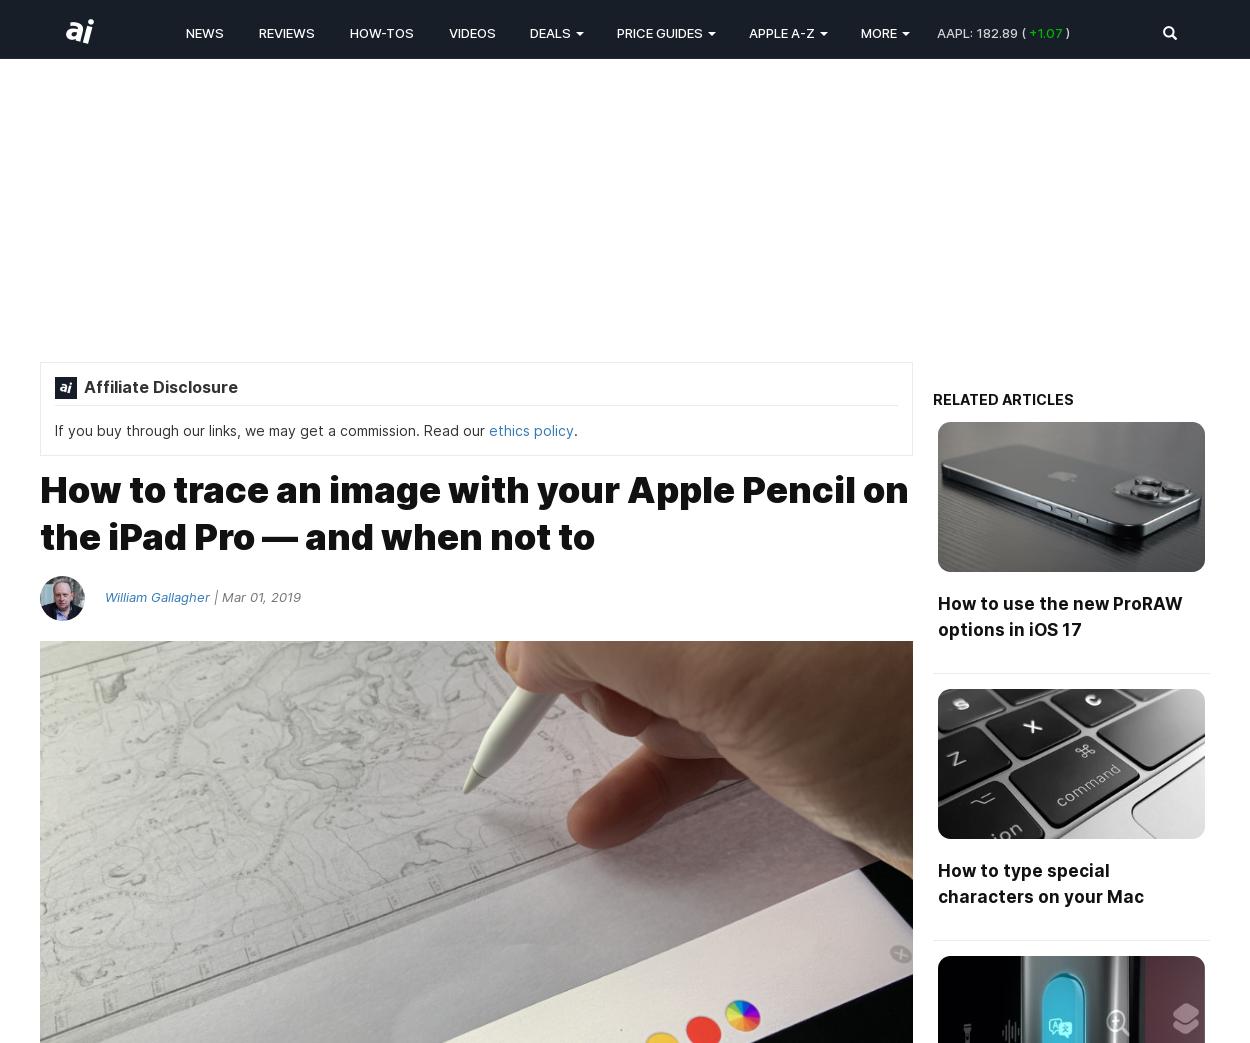 Image resolution: width=1250 pixels, height=1043 pixels. I want to click on 'AAPL: 182.89 (', so click(937, 31).